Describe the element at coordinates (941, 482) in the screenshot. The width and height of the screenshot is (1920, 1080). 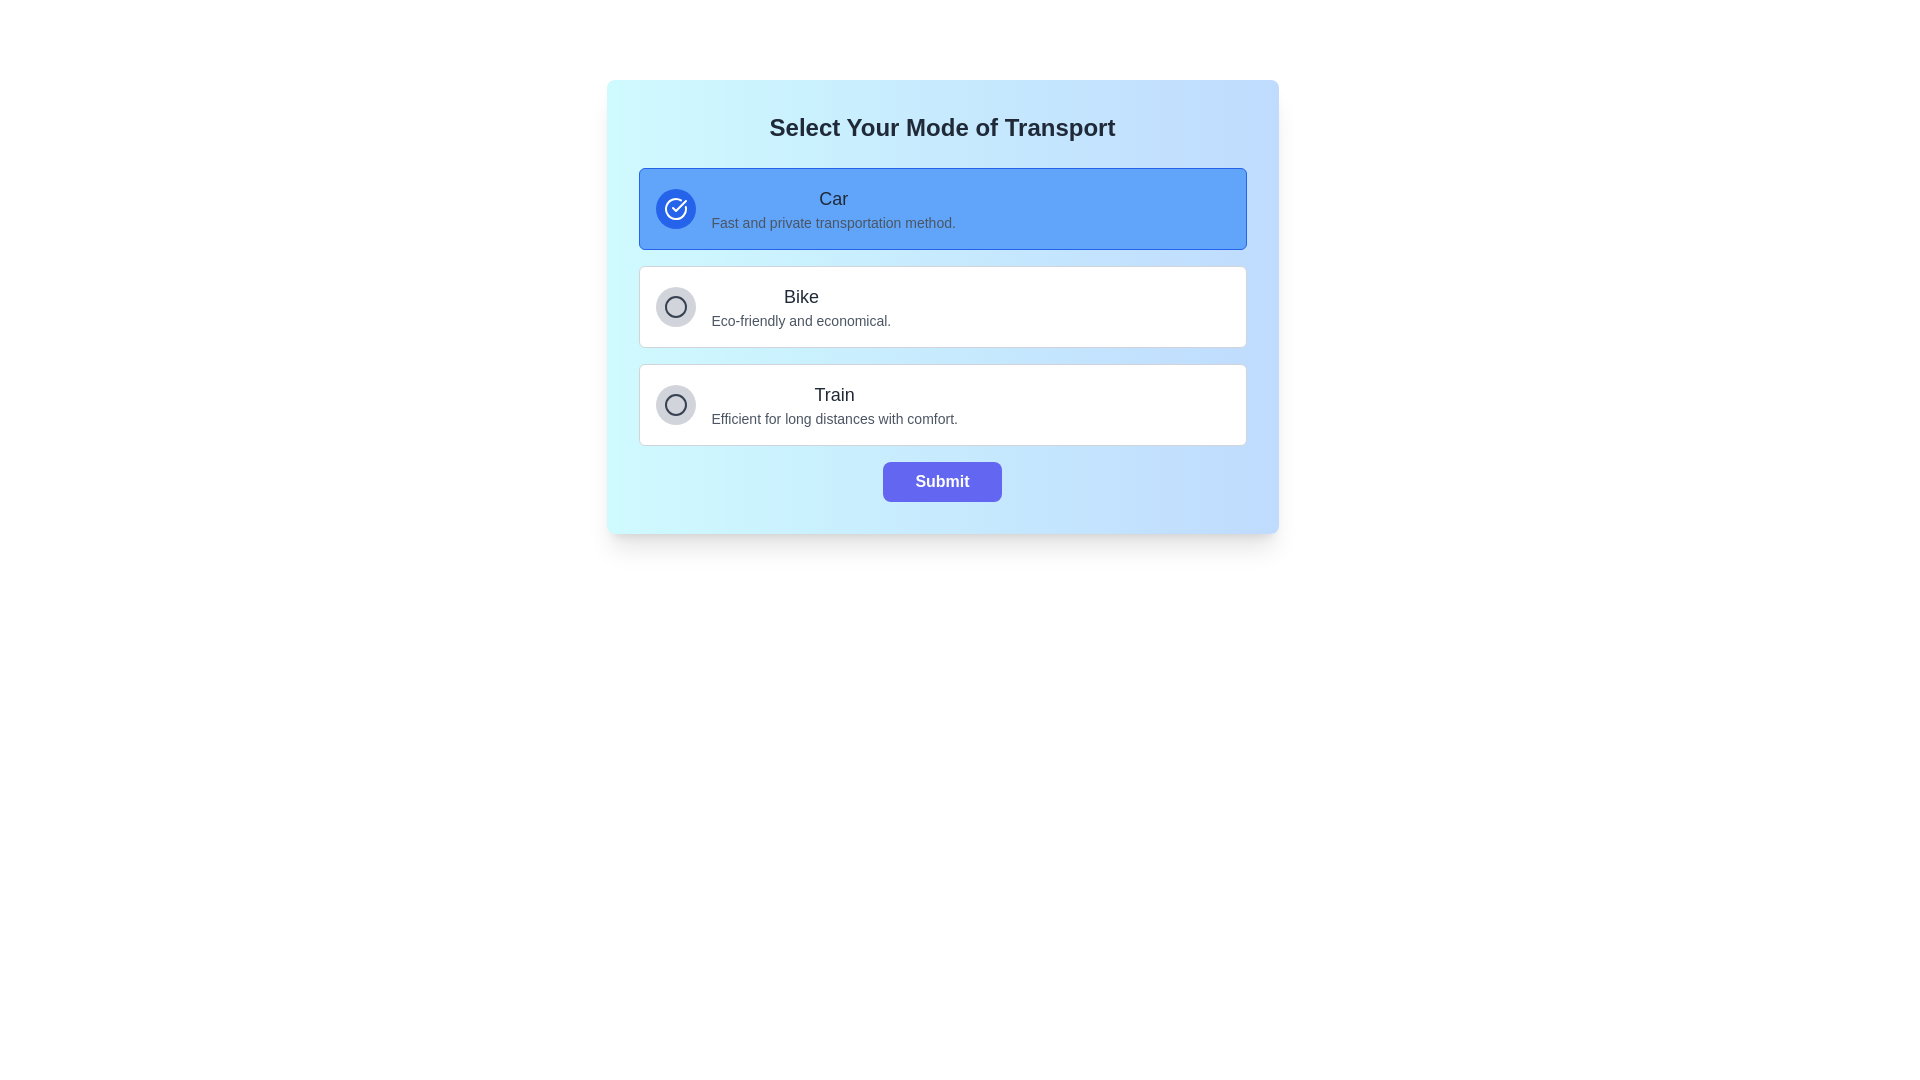
I see `the 'Submit' button with rounded edges and a purple background` at that location.